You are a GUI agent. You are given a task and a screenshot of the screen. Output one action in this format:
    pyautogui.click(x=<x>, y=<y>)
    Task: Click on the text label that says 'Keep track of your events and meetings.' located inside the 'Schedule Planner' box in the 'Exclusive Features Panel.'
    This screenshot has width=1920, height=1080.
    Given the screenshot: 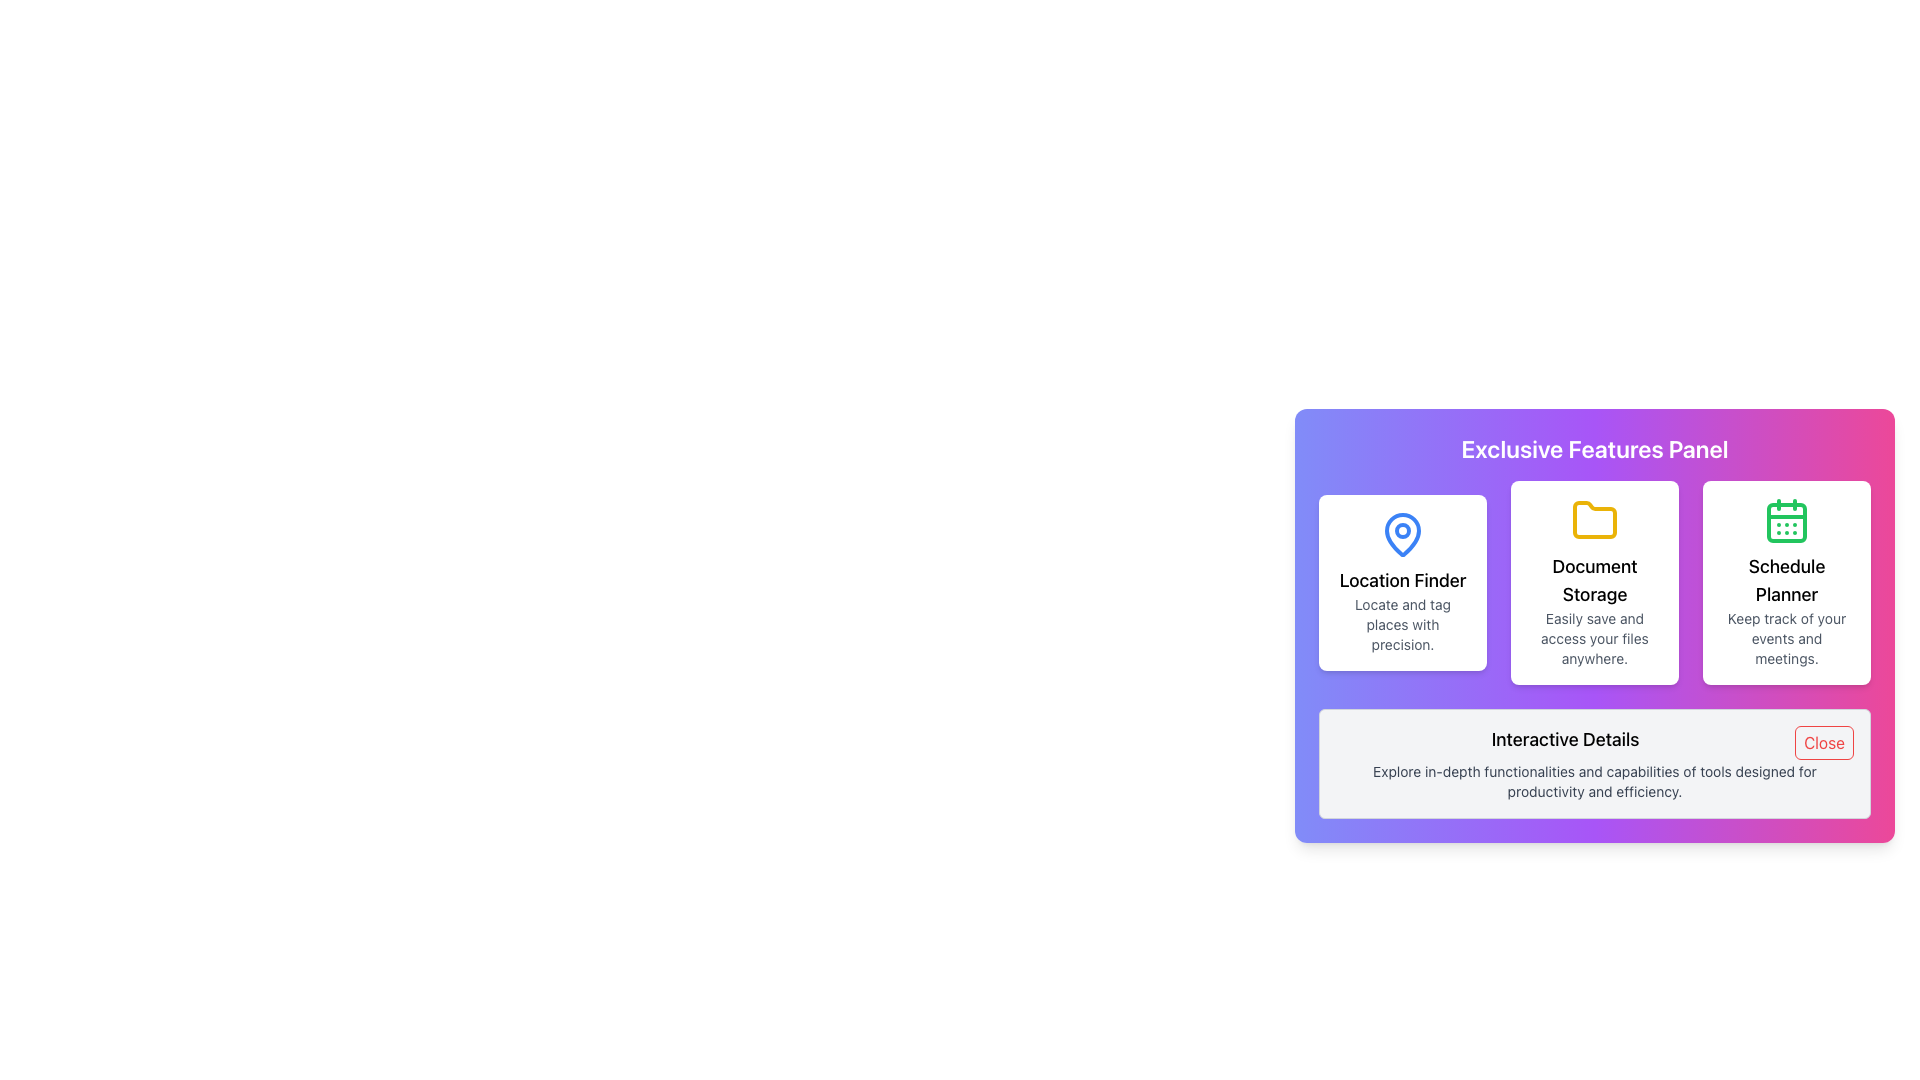 What is the action you would take?
    pyautogui.click(x=1786, y=639)
    